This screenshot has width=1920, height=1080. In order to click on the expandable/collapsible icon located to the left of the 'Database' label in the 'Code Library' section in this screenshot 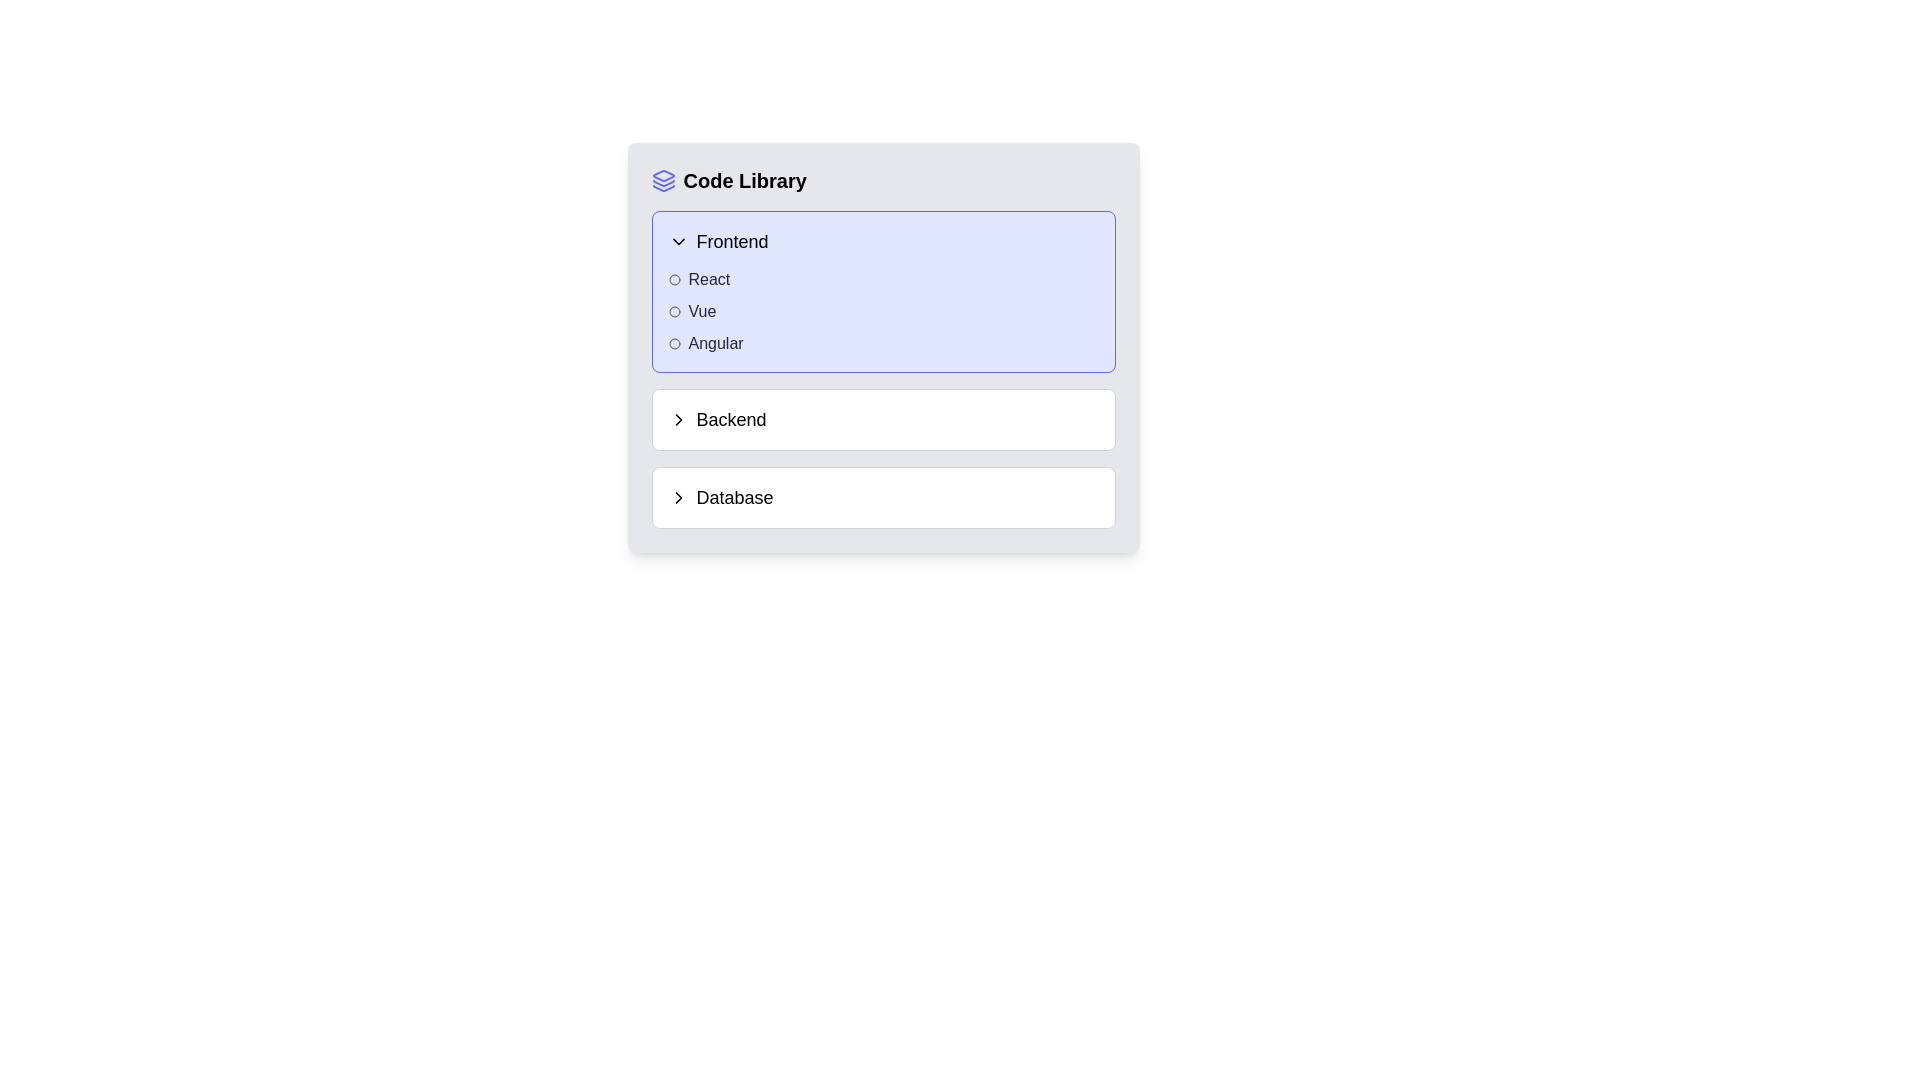, I will do `click(678, 419)`.